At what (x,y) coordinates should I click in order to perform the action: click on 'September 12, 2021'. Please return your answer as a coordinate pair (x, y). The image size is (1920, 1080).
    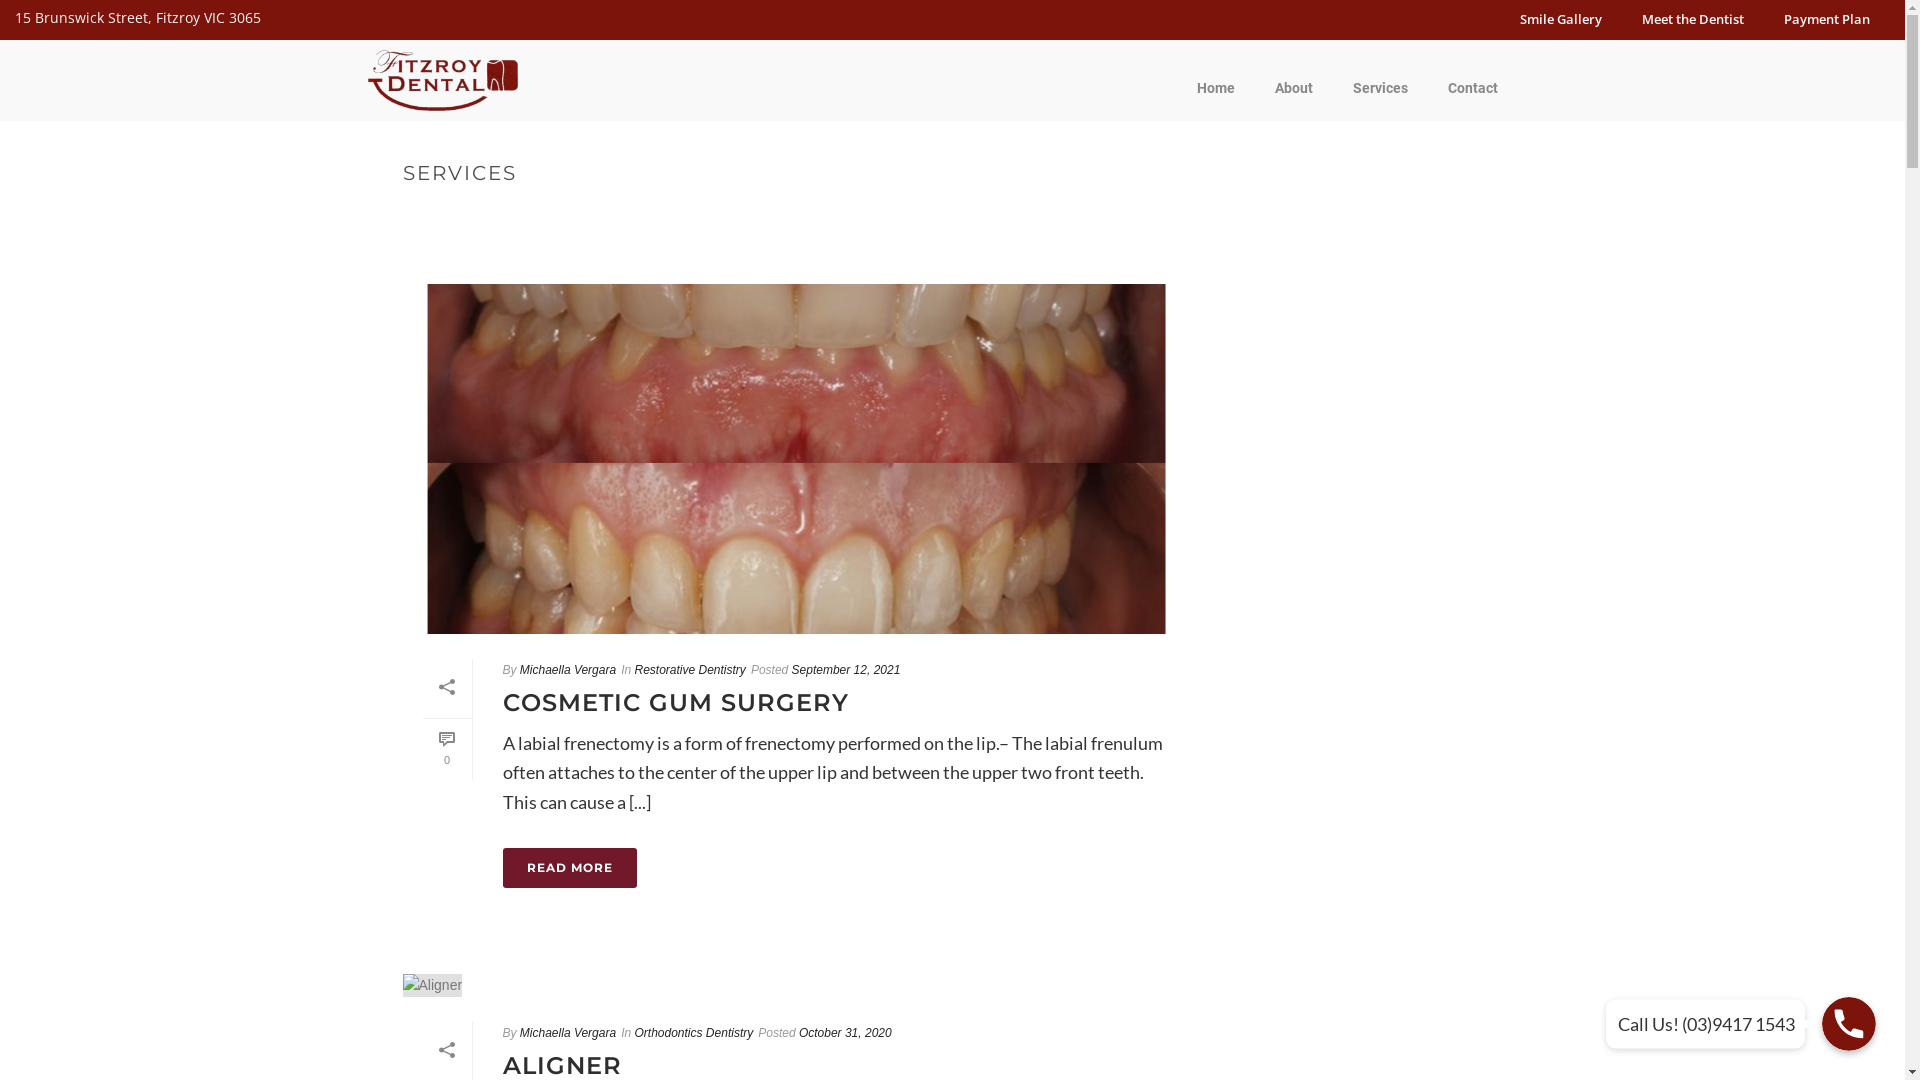
    Looking at the image, I should click on (846, 670).